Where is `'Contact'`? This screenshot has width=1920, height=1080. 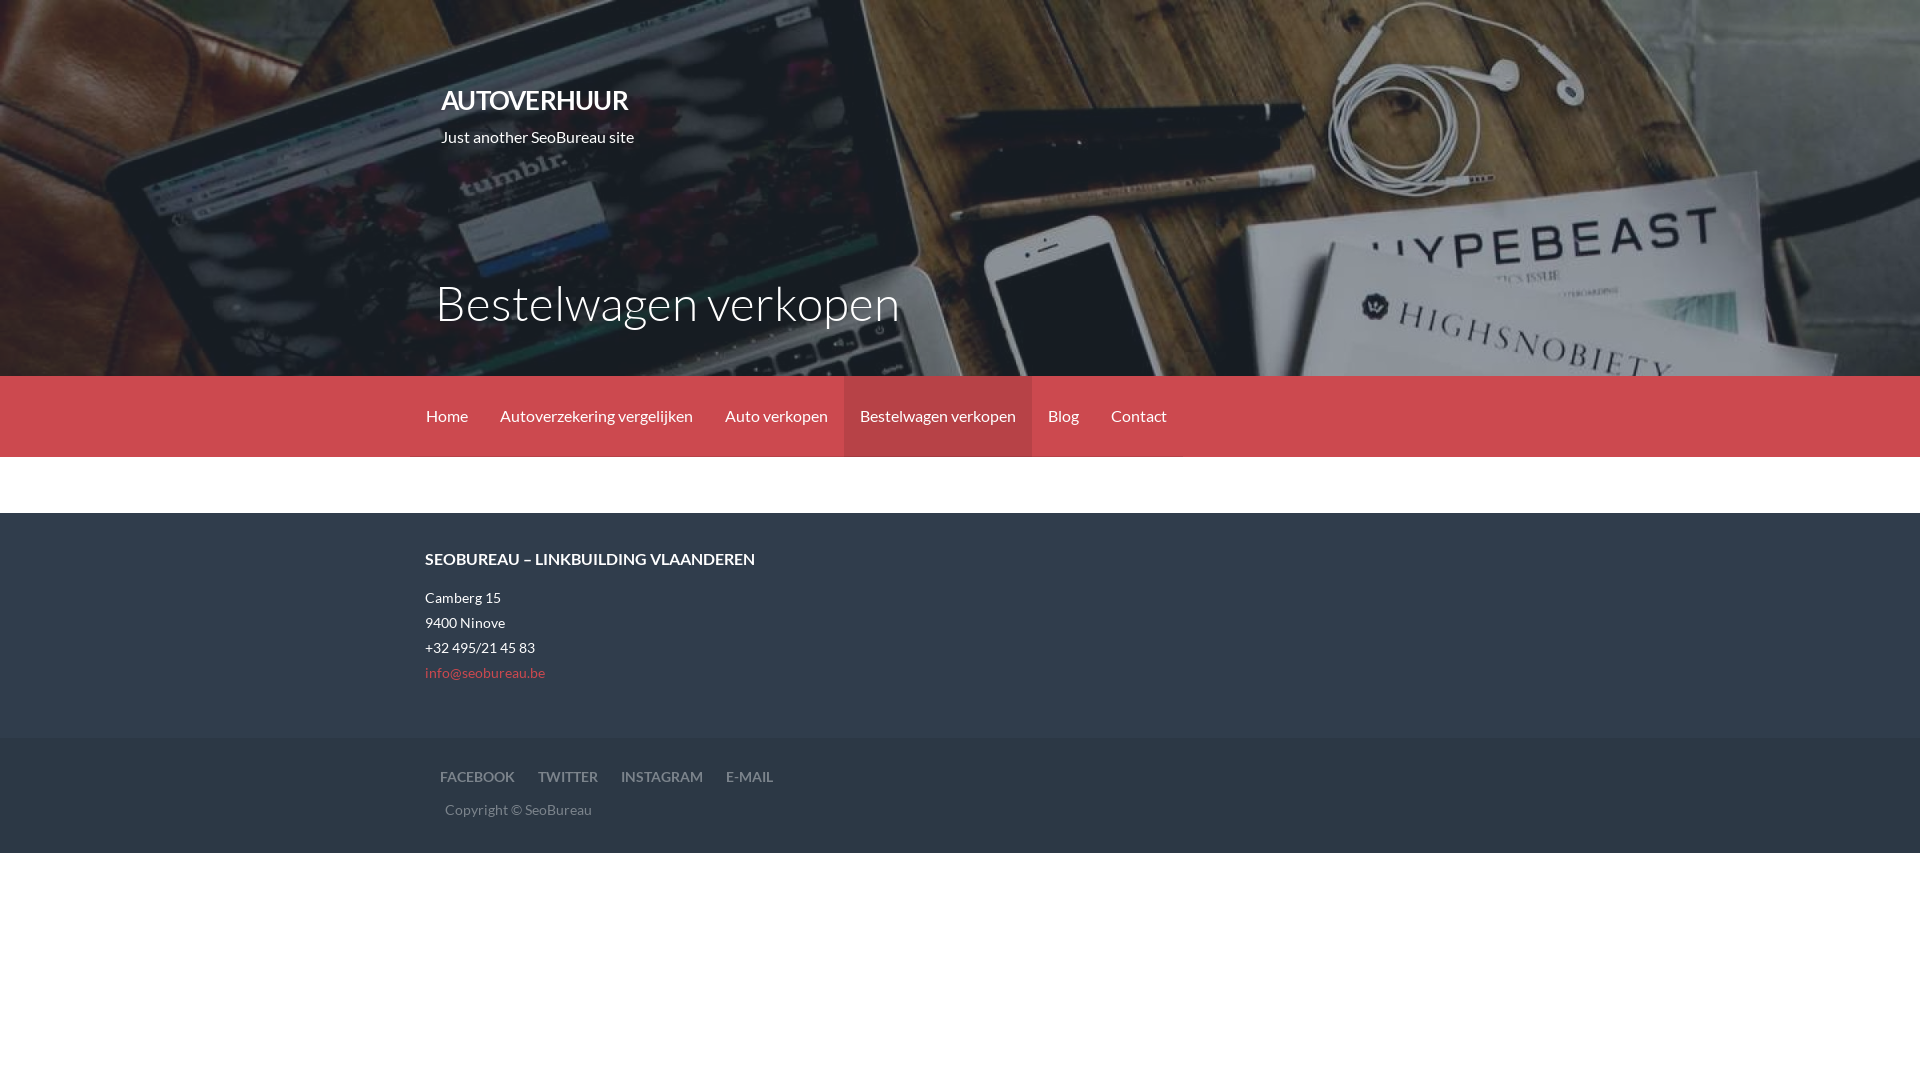 'Contact' is located at coordinates (1093, 415).